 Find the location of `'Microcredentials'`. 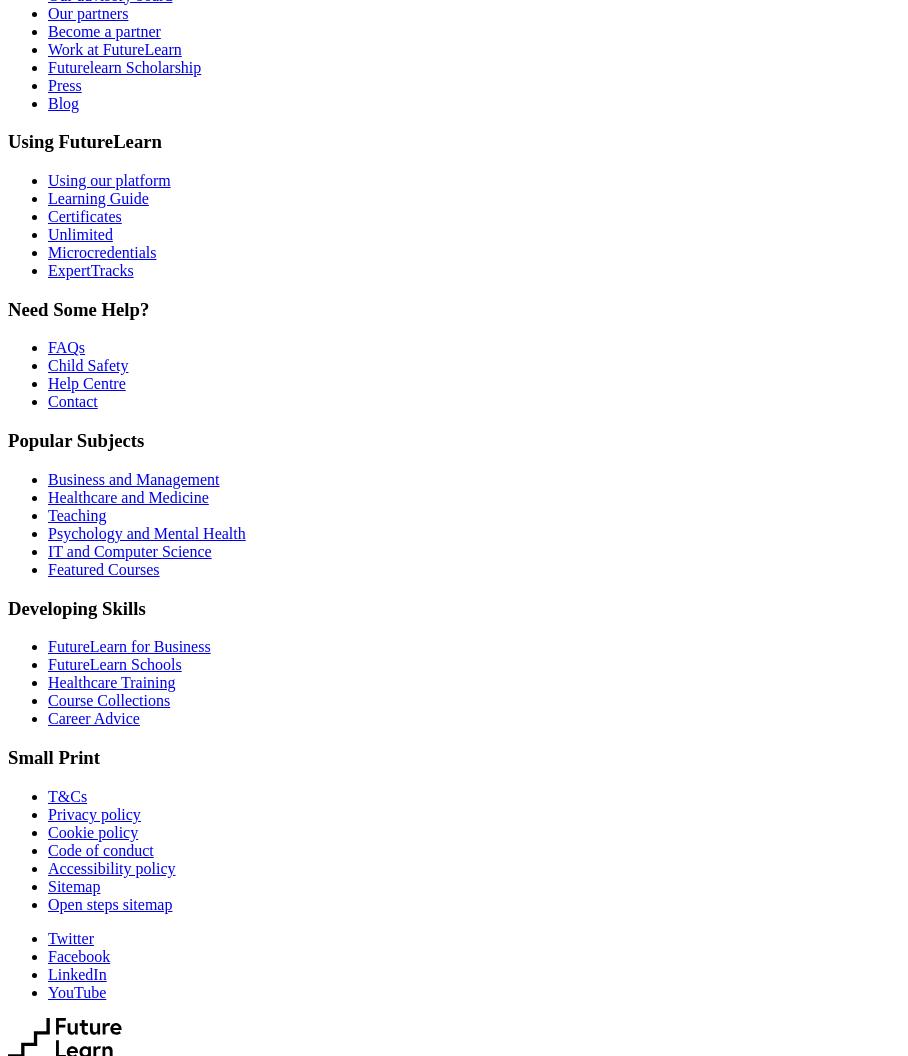

'Microcredentials' is located at coordinates (48, 251).